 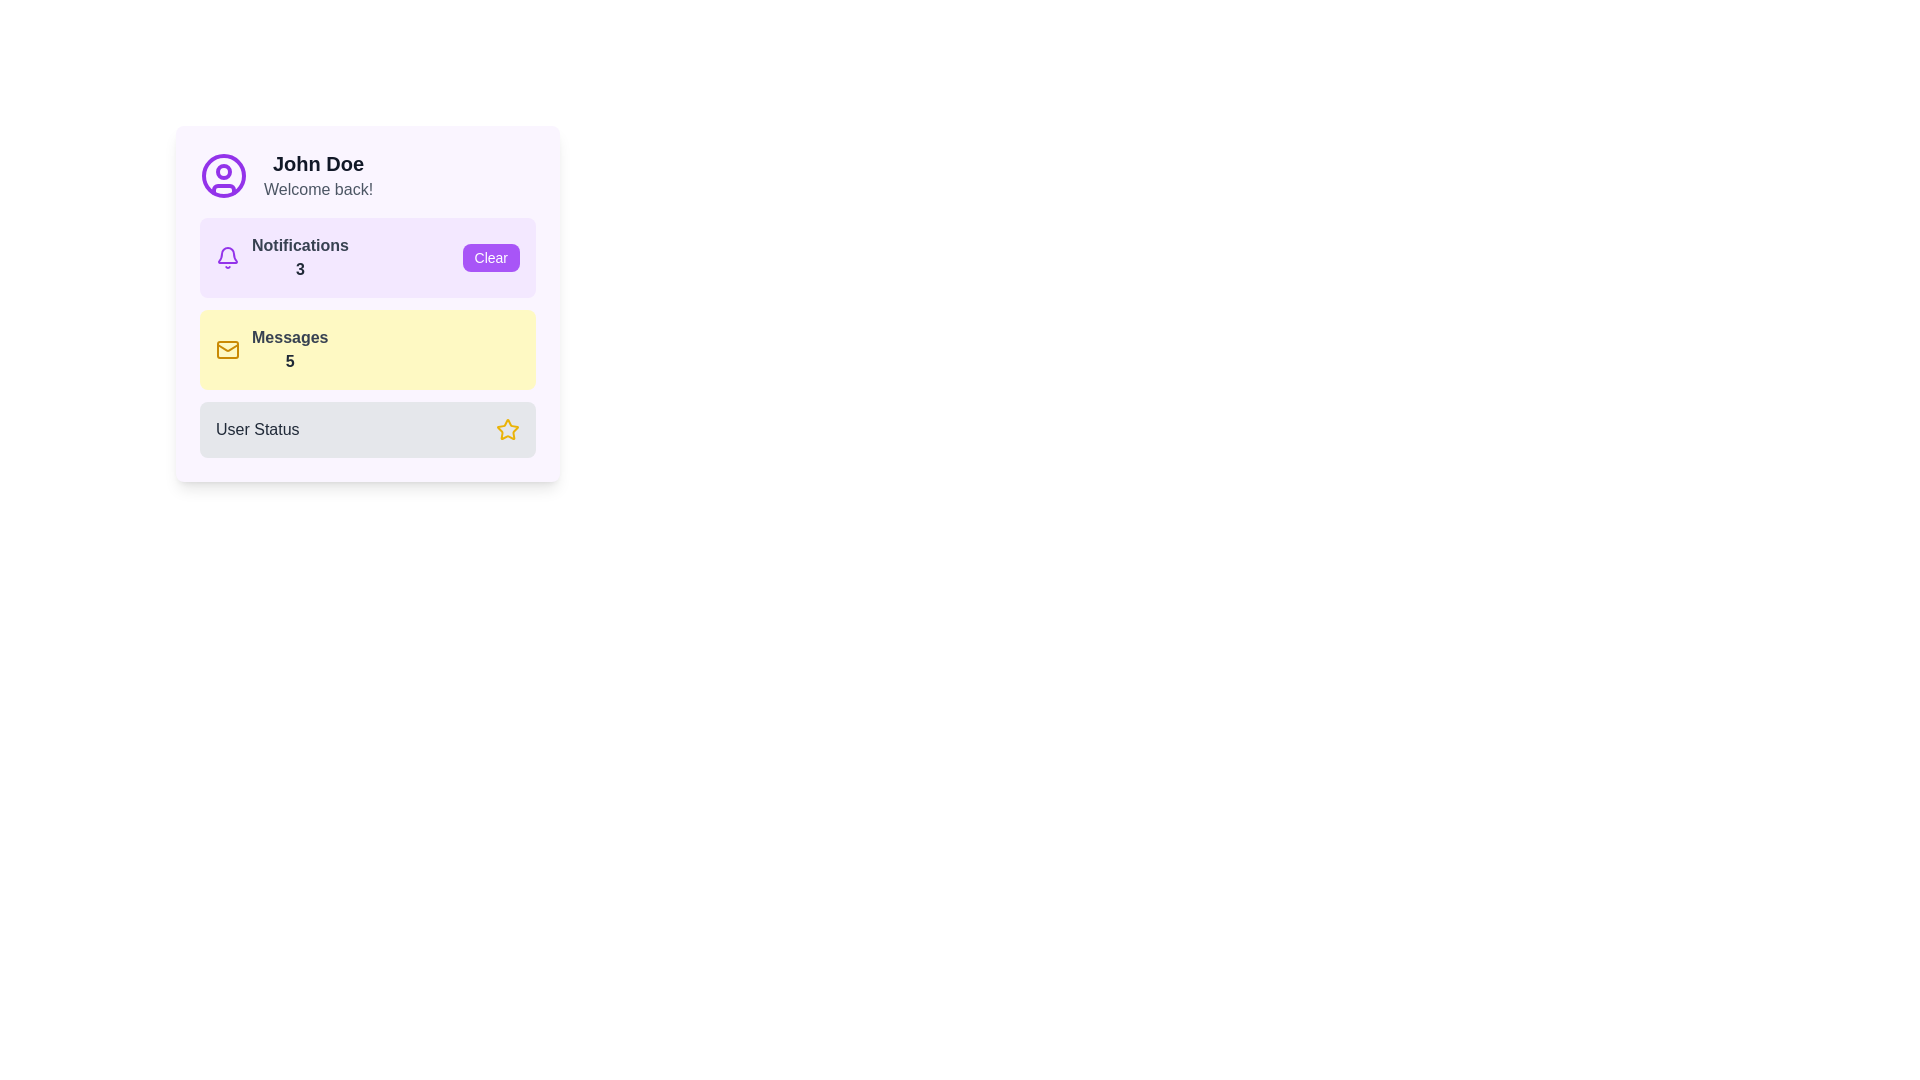 What do you see at coordinates (289, 361) in the screenshot?
I see `the text label indicating the count of messages or notifications next to the 'Messages' label` at bounding box center [289, 361].